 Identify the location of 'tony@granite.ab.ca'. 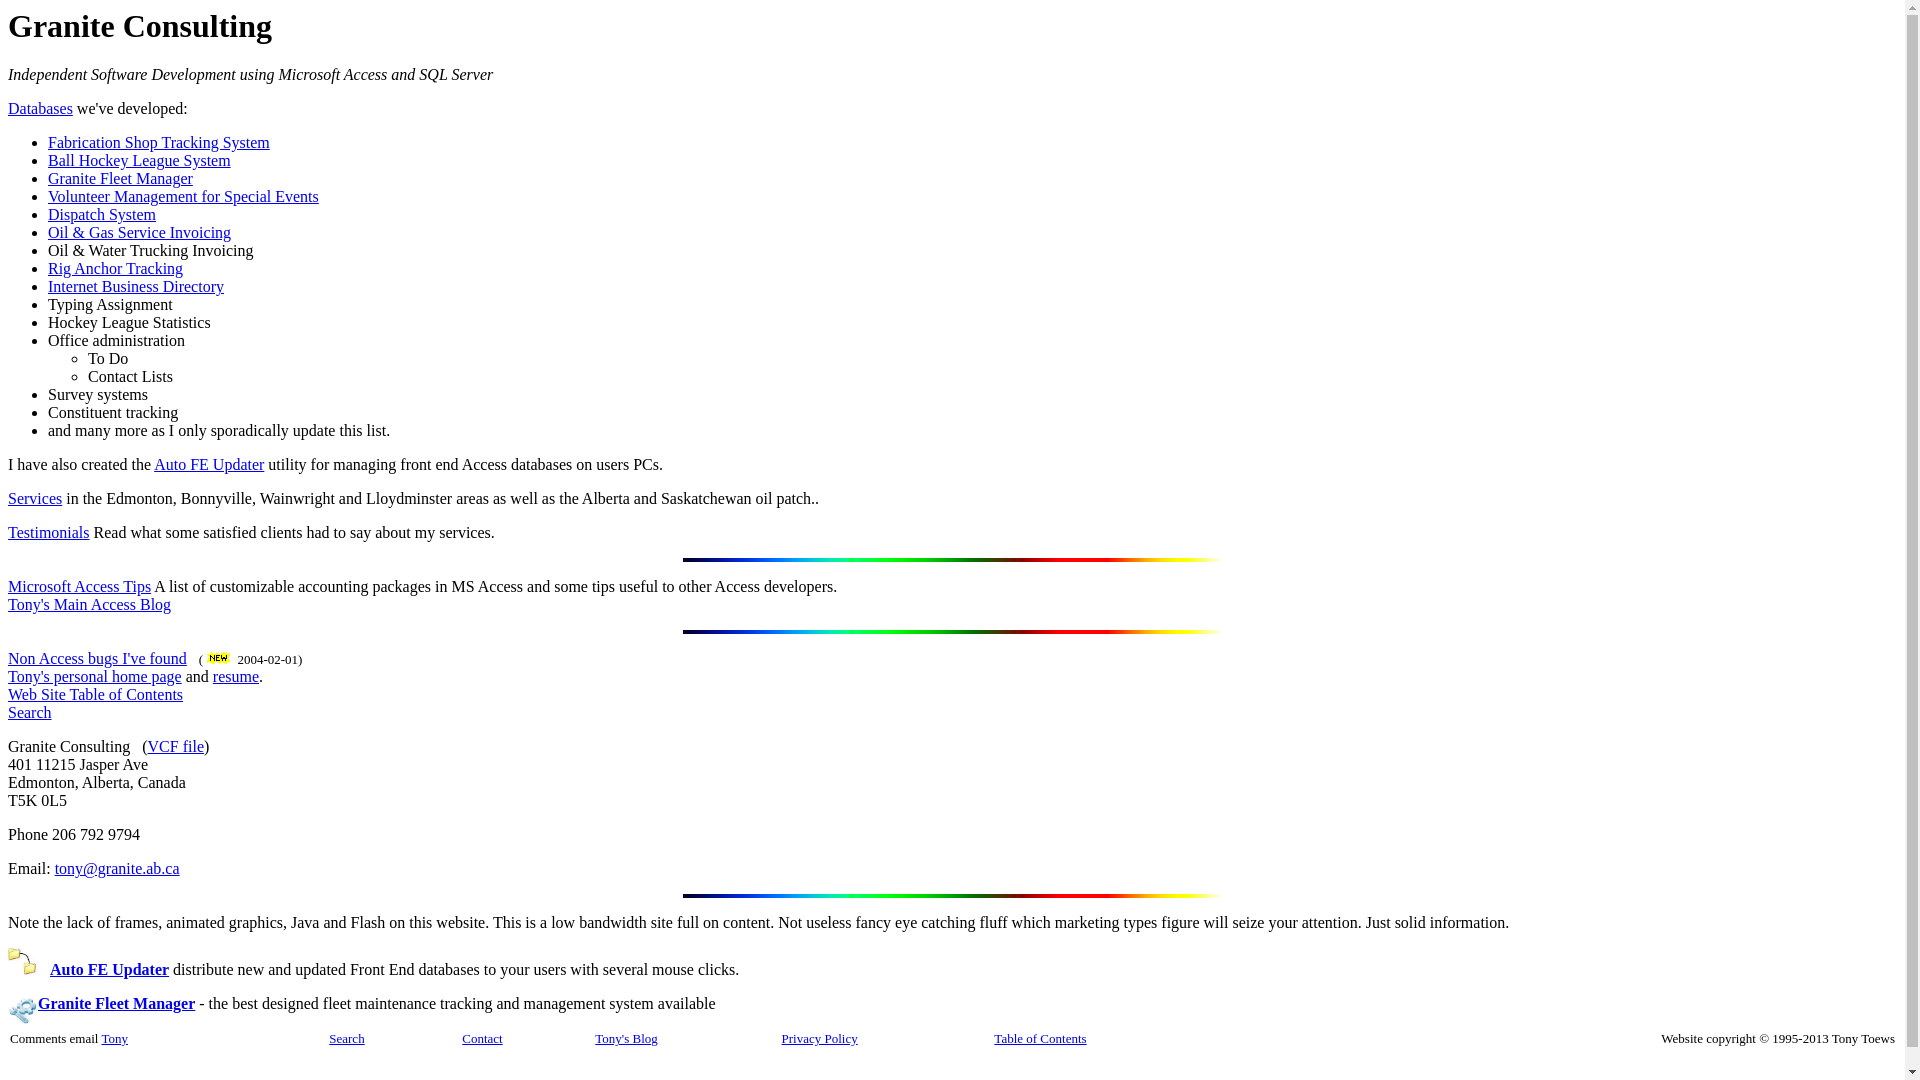
(116, 867).